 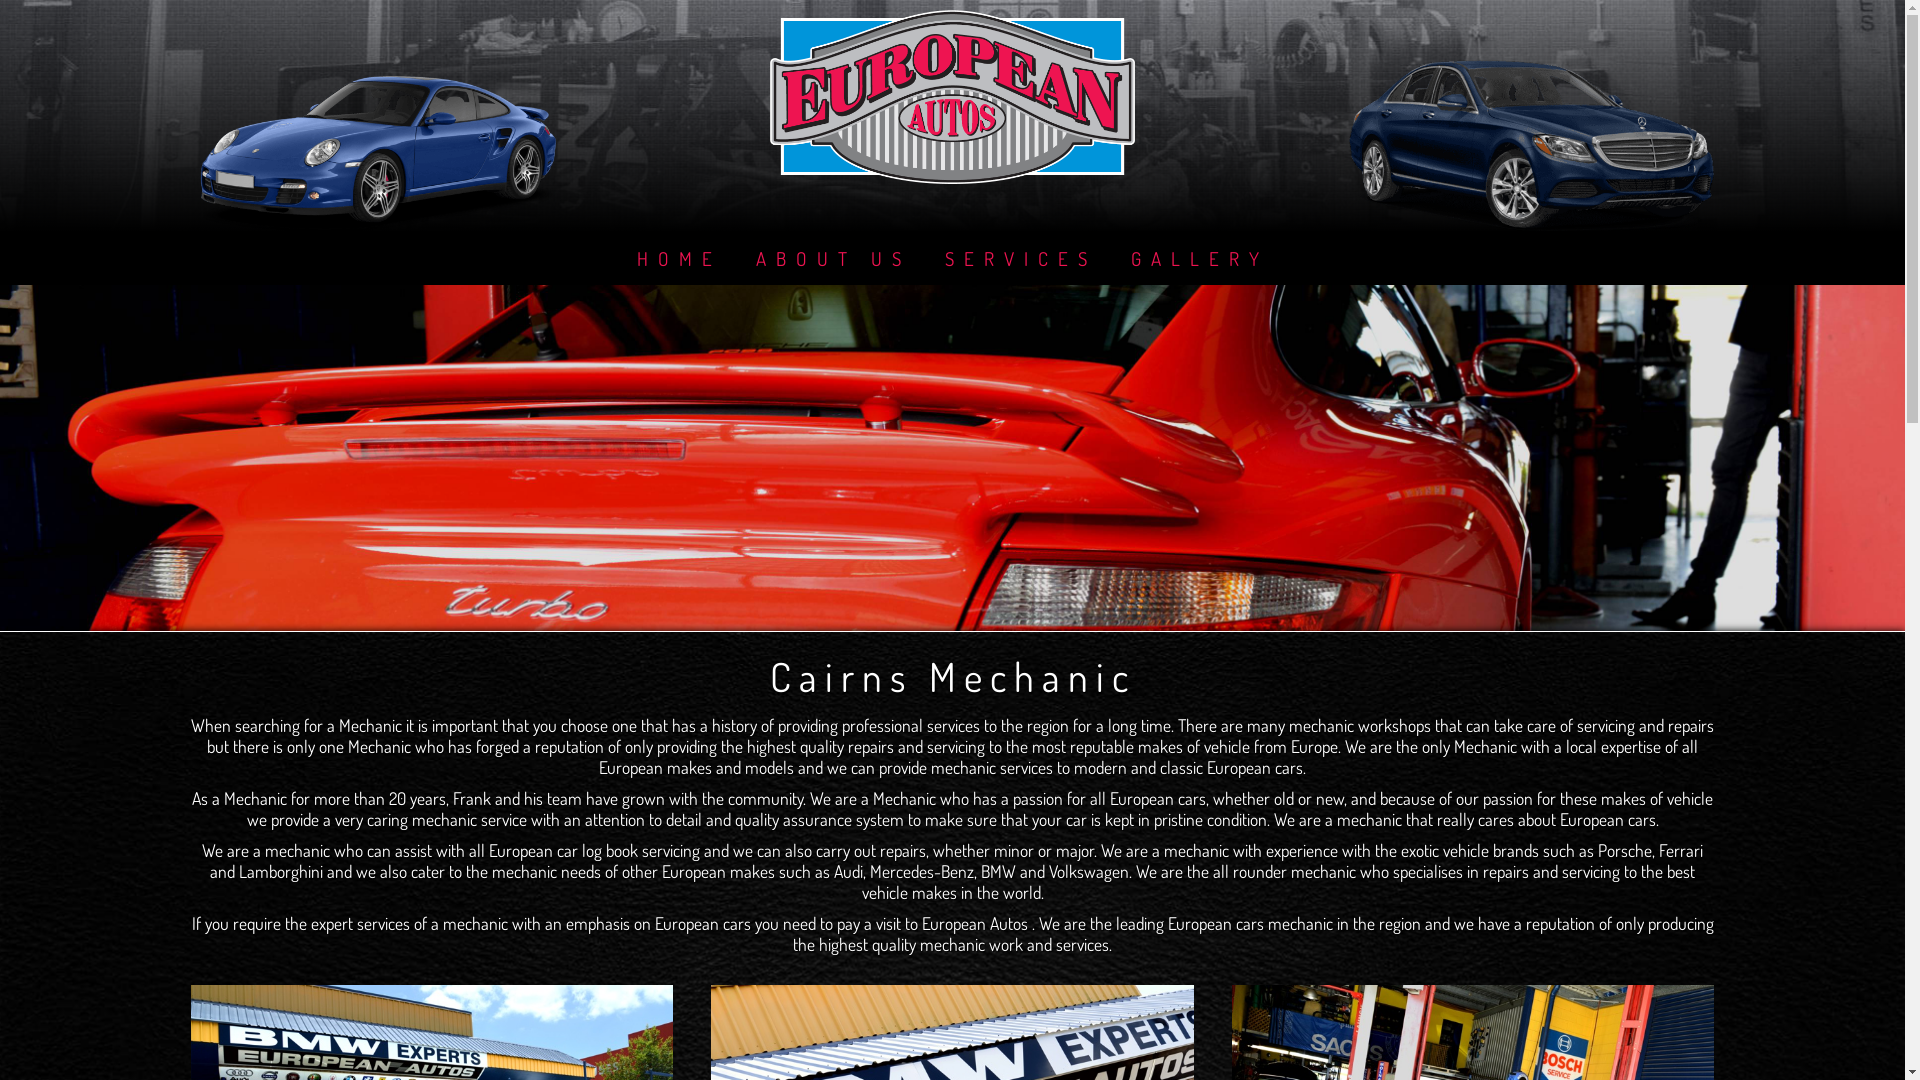 What do you see at coordinates (679, 257) in the screenshot?
I see `'HOME'` at bounding box center [679, 257].